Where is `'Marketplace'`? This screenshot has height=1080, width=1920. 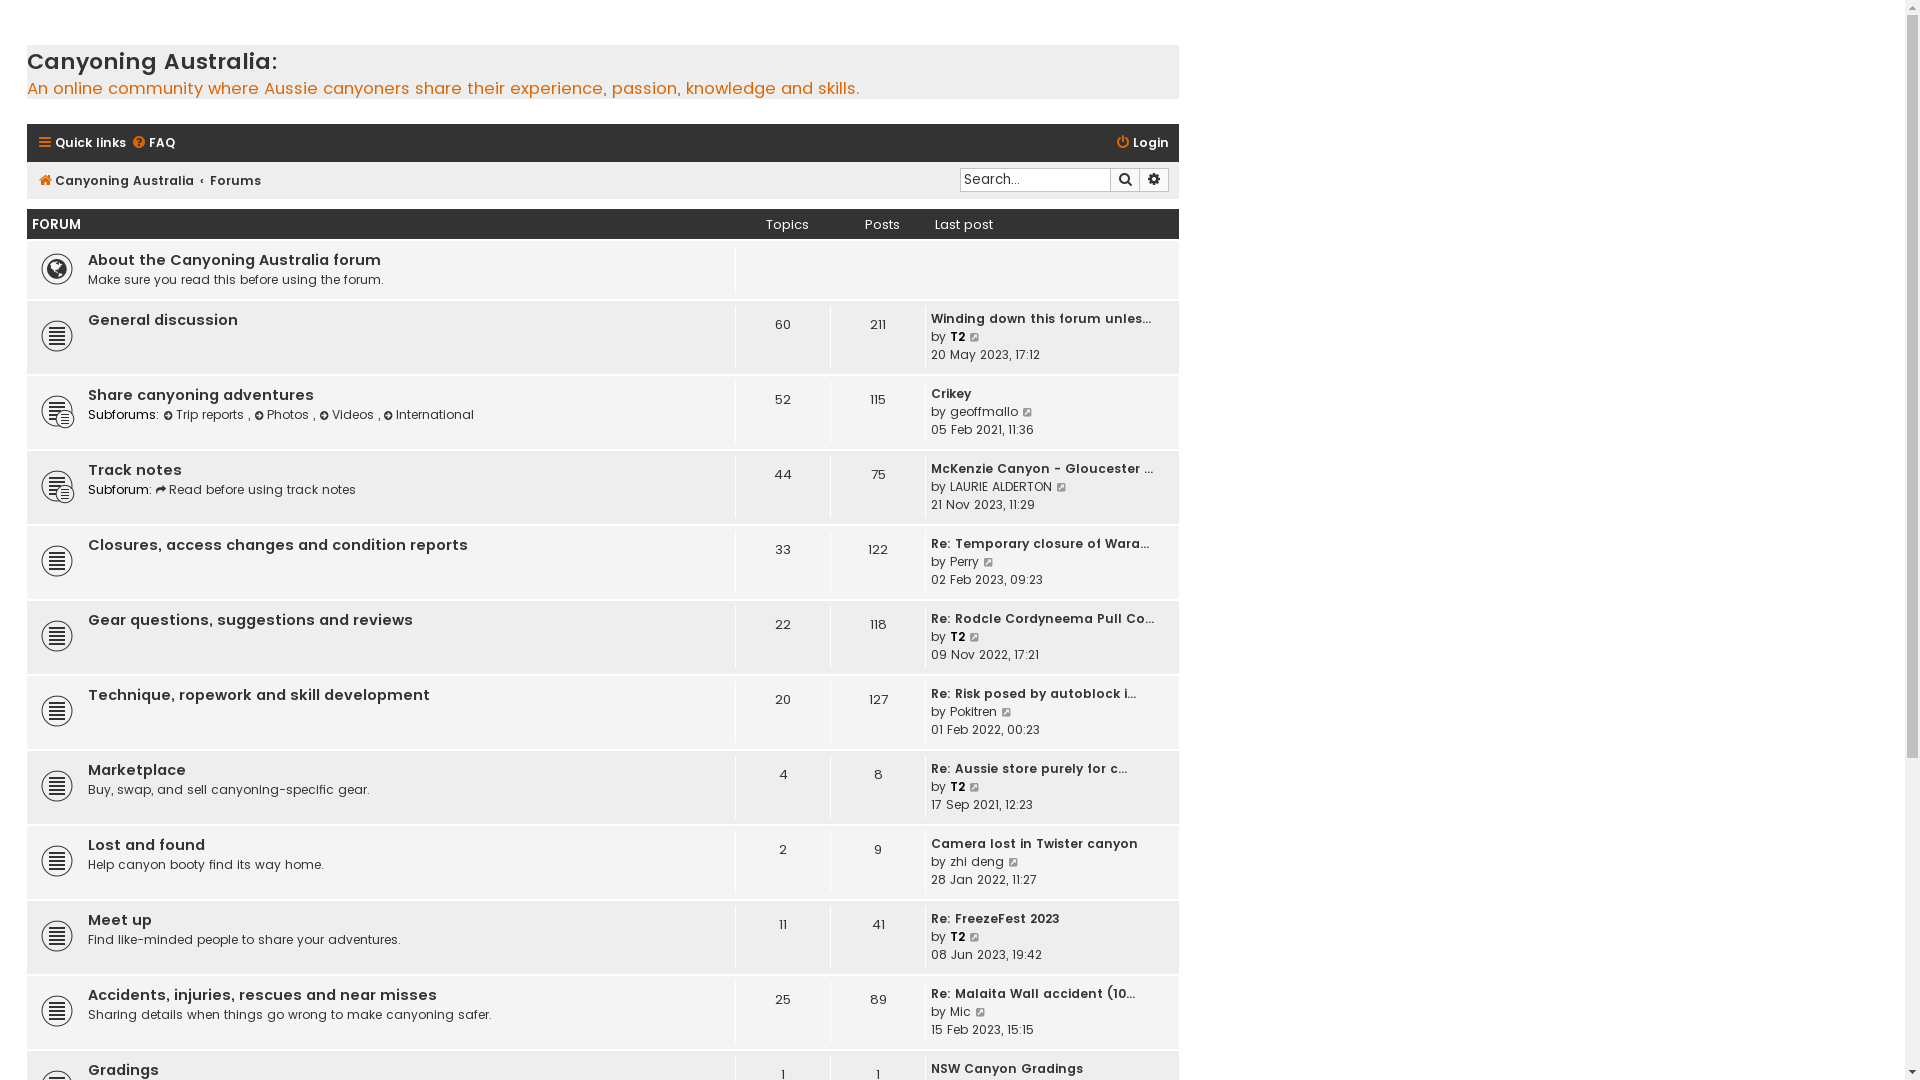
'Marketplace' is located at coordinates (136, 770).